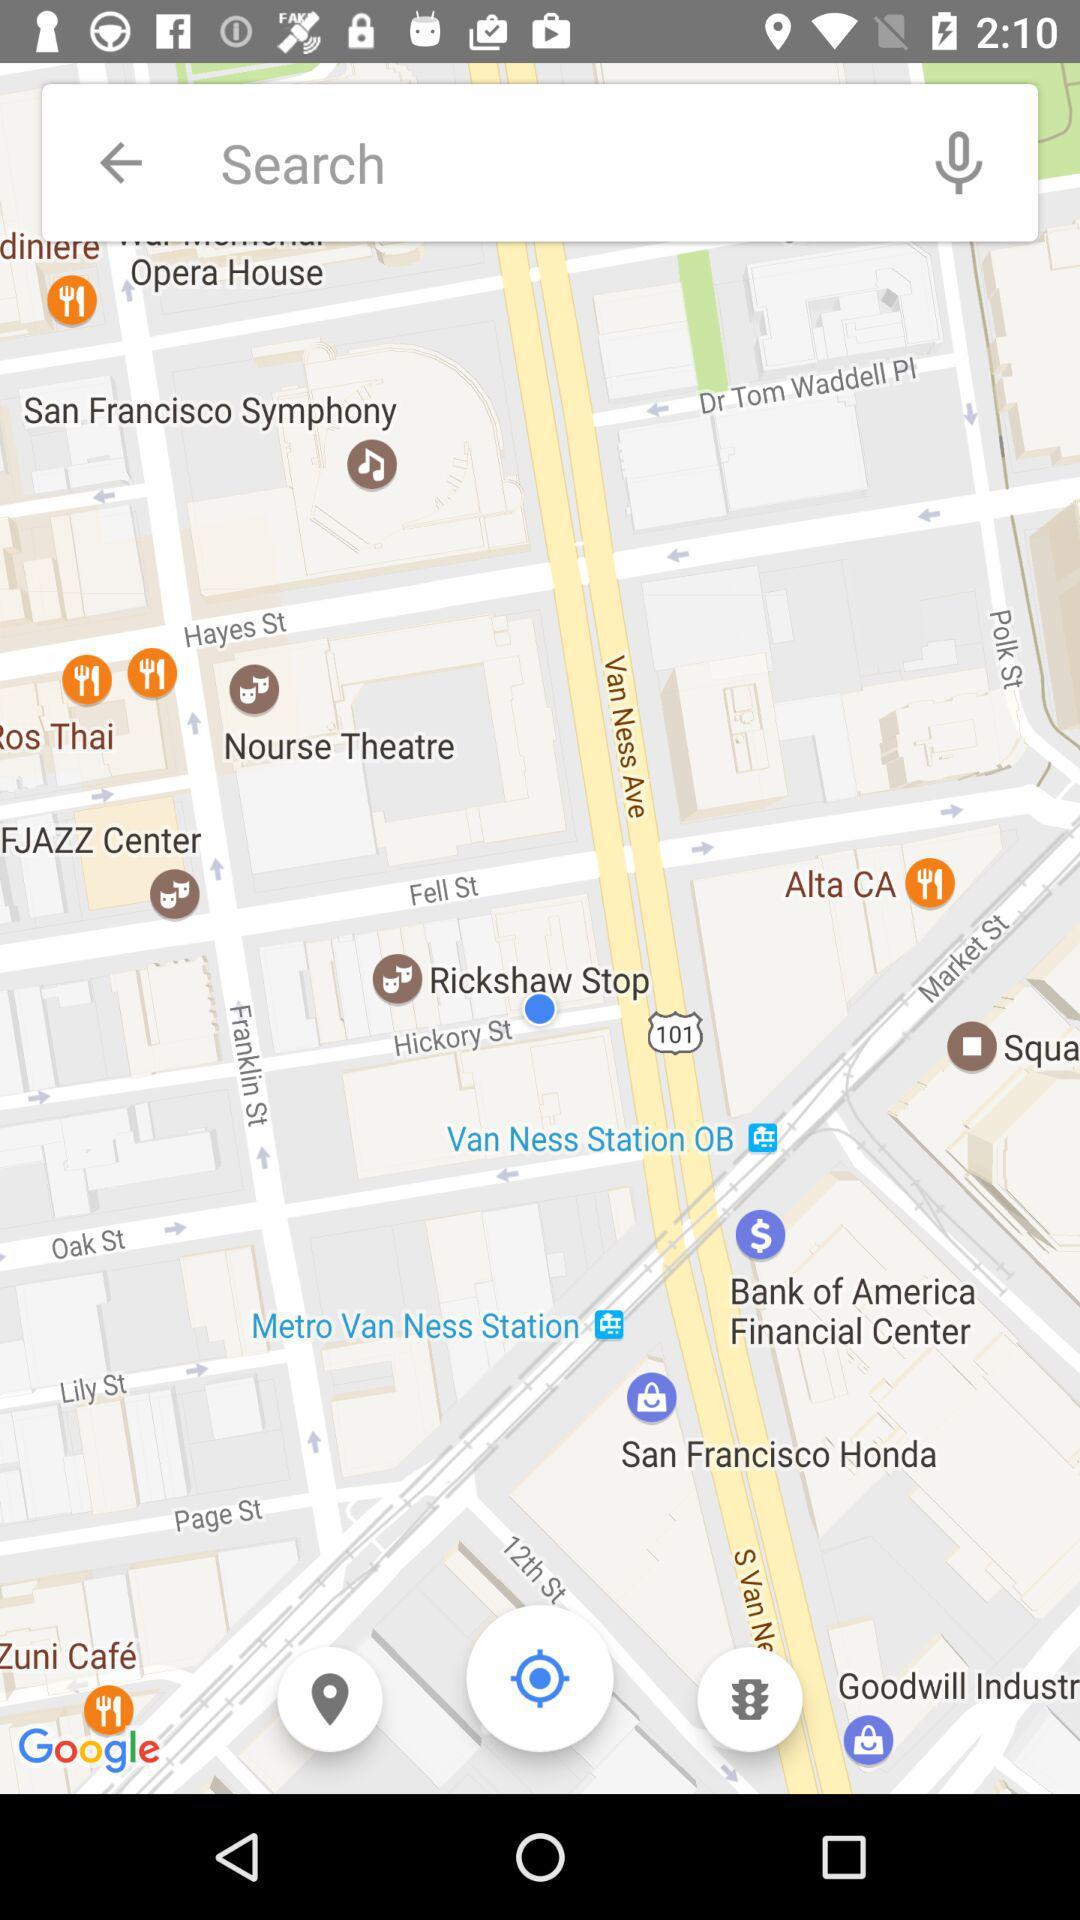 The width and height of the screenshot is (1080, 1920). What do you see at coordinates (540, 1678) in the screenshot?
I see `location` at bounding box center [540, 1678].